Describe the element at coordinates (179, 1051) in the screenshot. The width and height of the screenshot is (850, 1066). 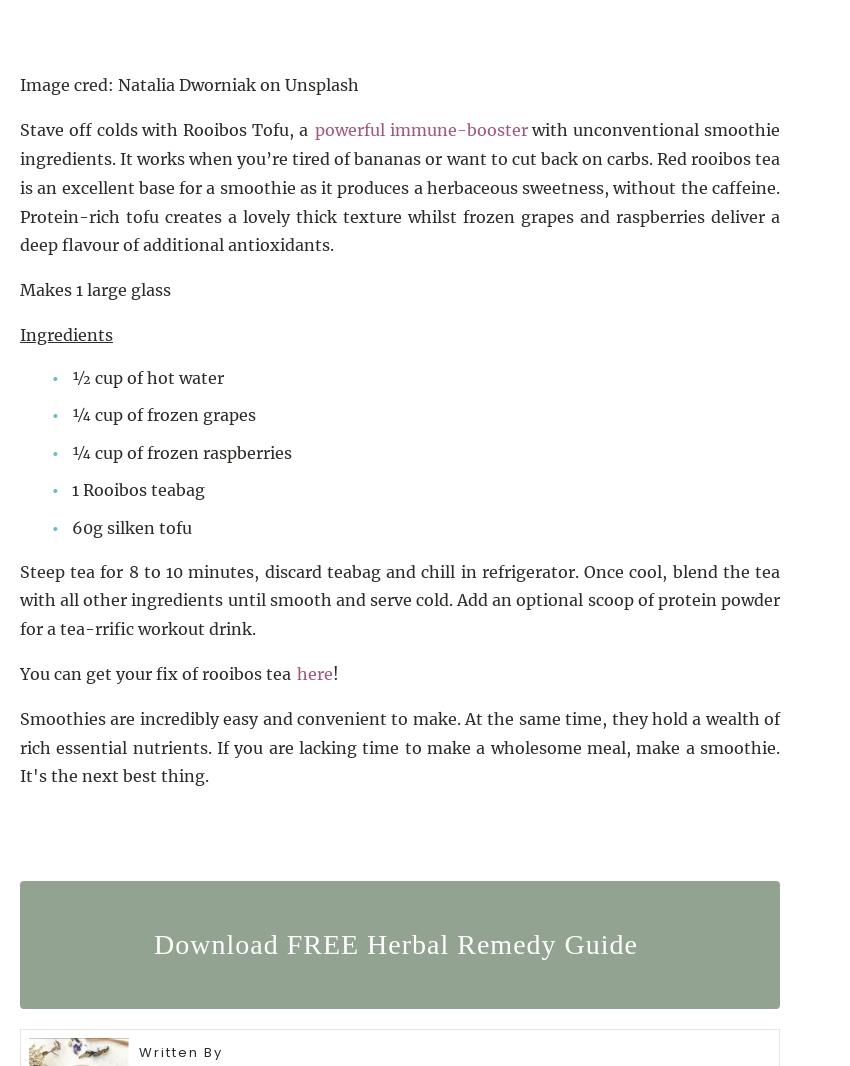
I see `'Written By'` at that location.